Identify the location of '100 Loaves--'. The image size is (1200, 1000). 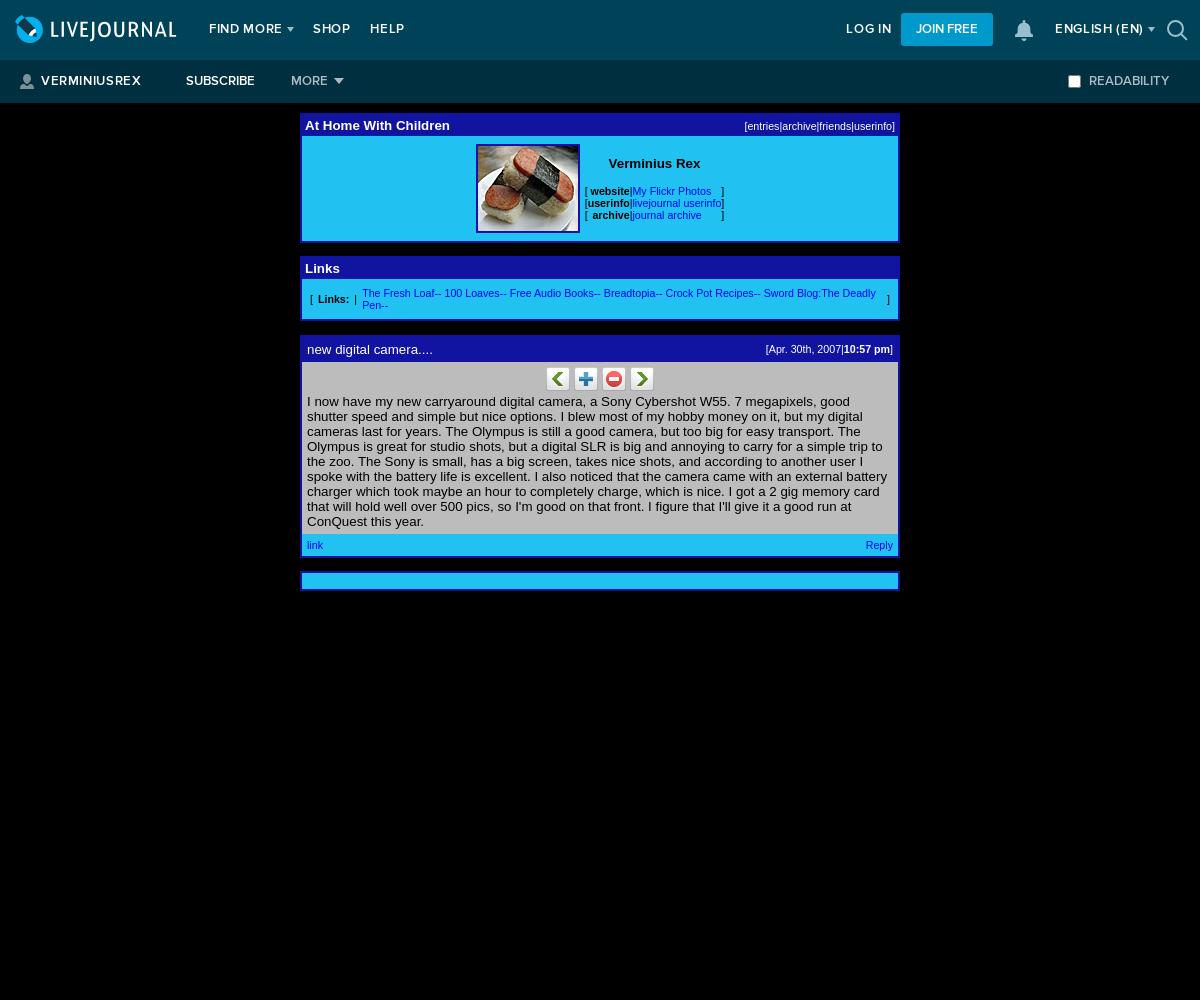
(473, 293).